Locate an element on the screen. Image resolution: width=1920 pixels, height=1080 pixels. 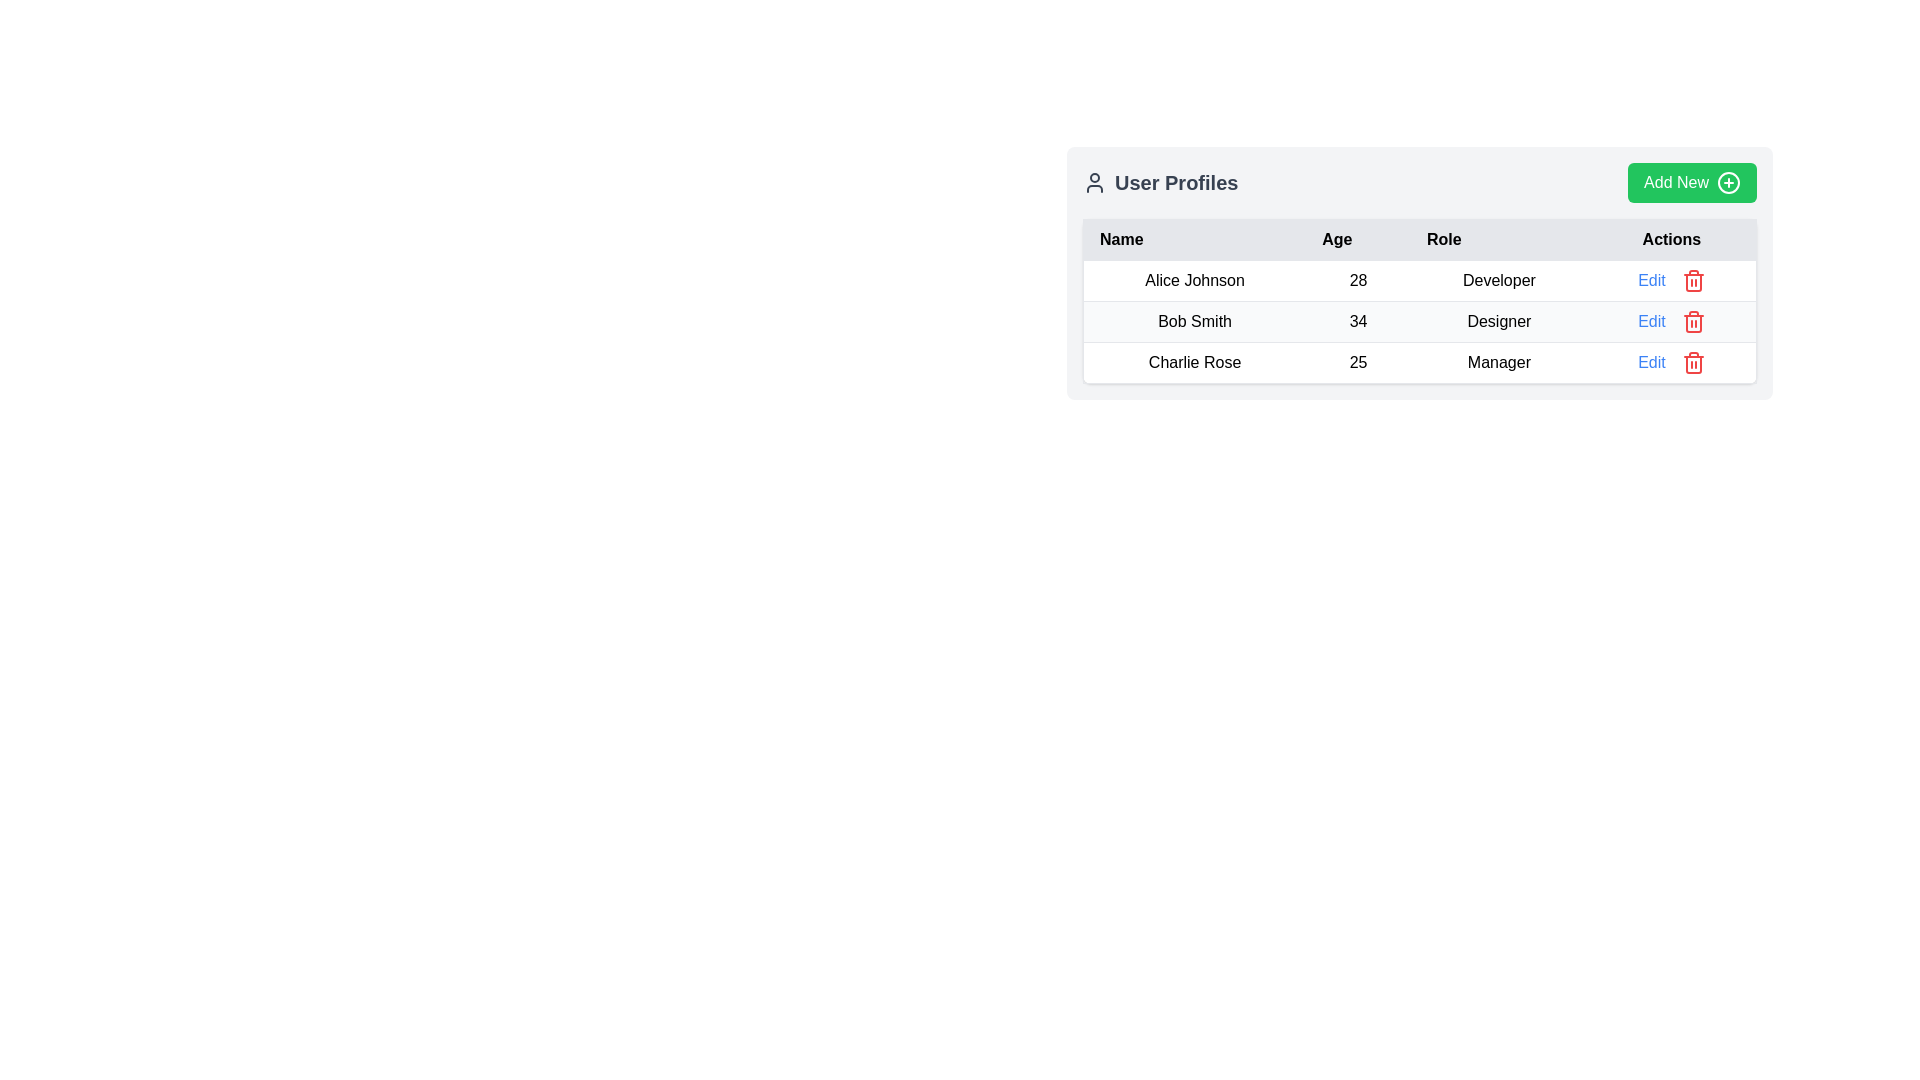
the red trash can icon is located at coordinates (1692, 362).